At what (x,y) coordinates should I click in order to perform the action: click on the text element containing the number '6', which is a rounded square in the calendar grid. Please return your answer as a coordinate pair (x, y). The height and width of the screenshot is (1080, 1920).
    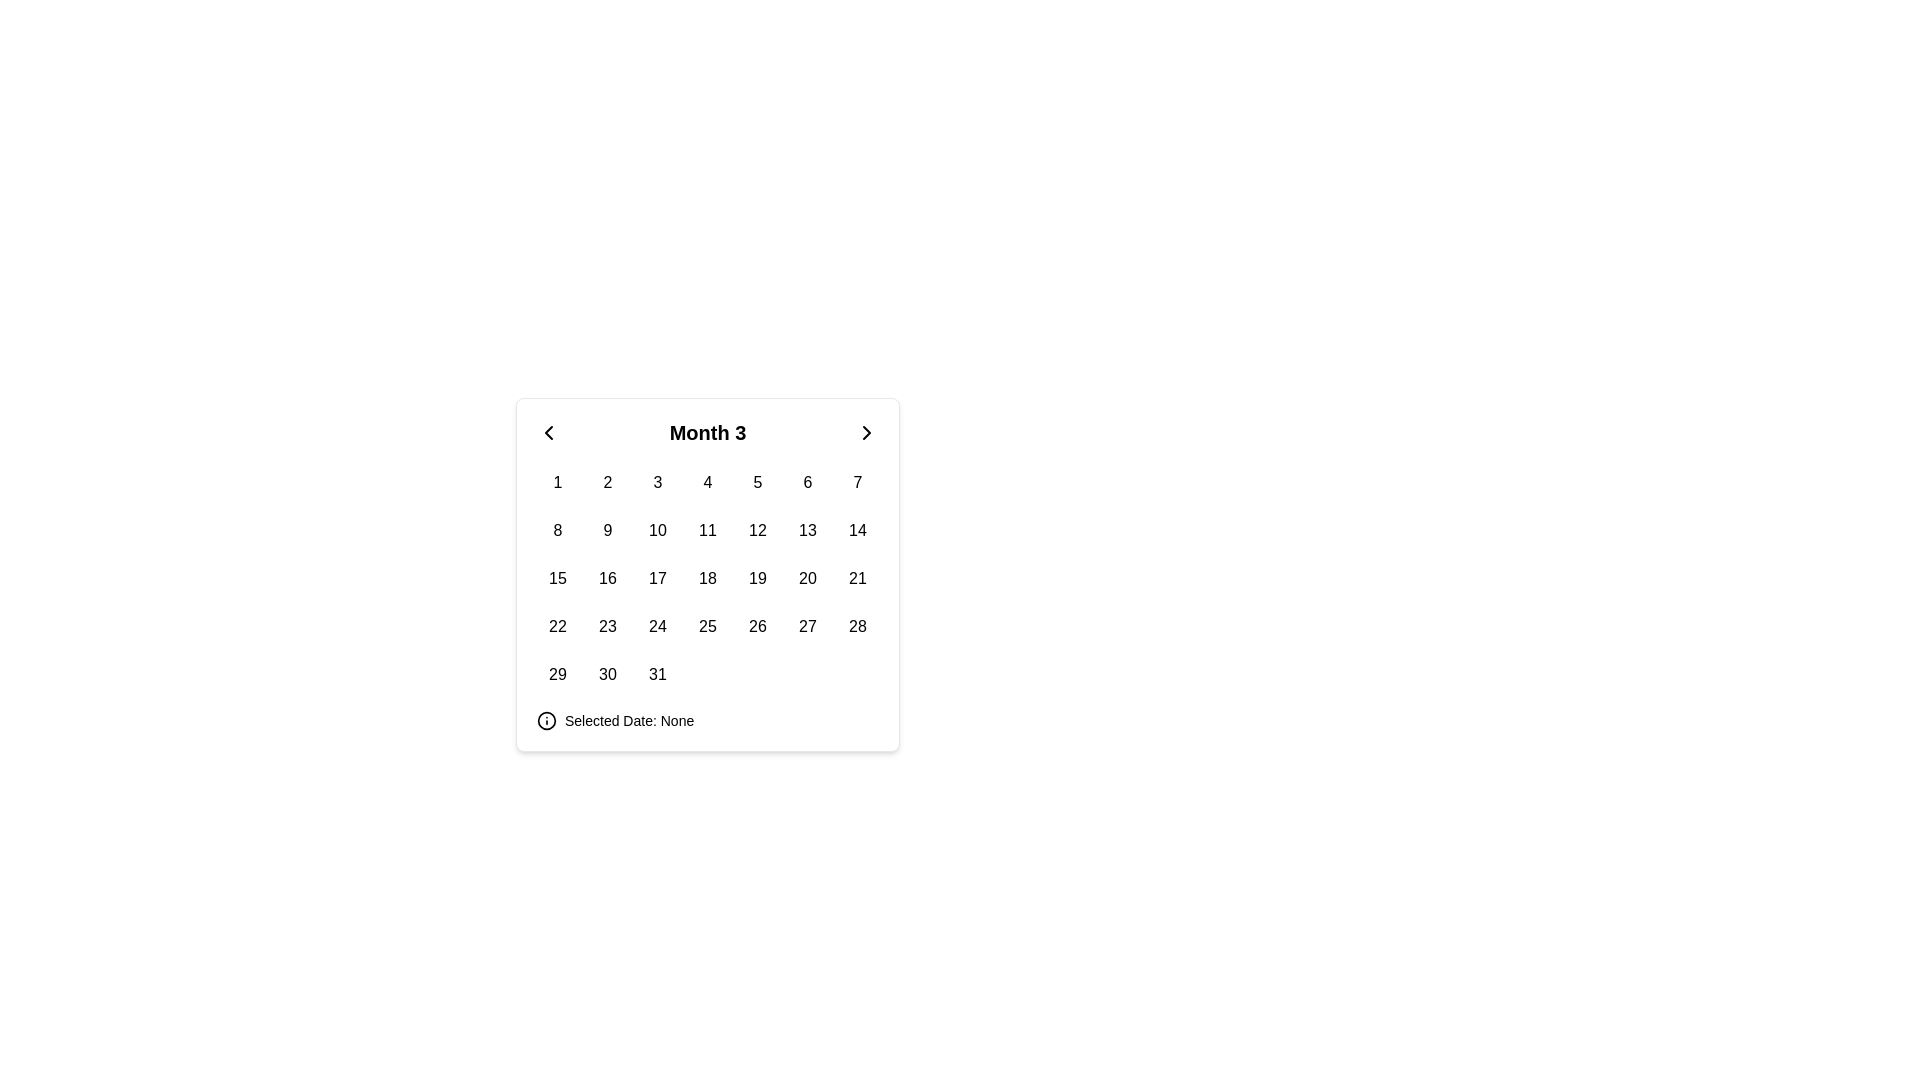
    Looking at the image, I should click on (807, 482).